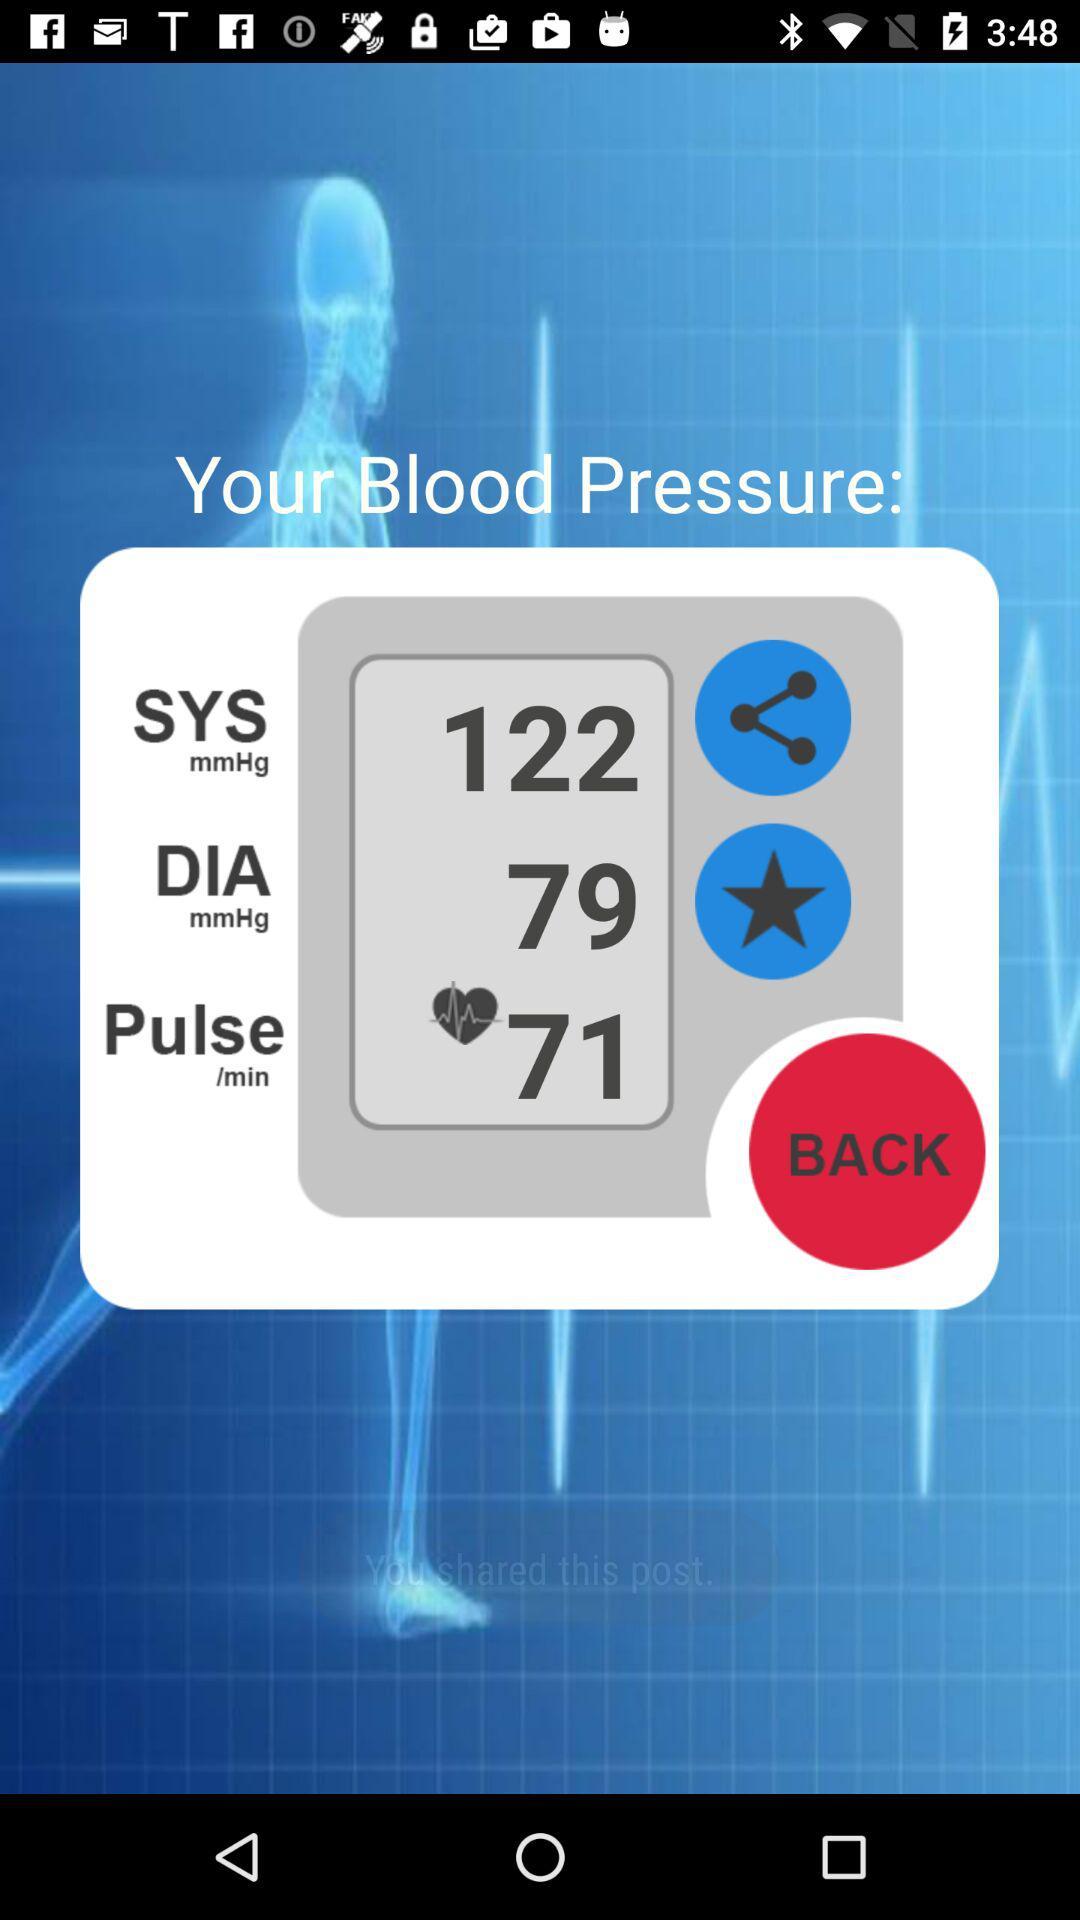 The height and width of the screenshot is (1920, 1080). Describe the element at coordinates (772, 901) in the screenshot. I see `favorites` at that location.